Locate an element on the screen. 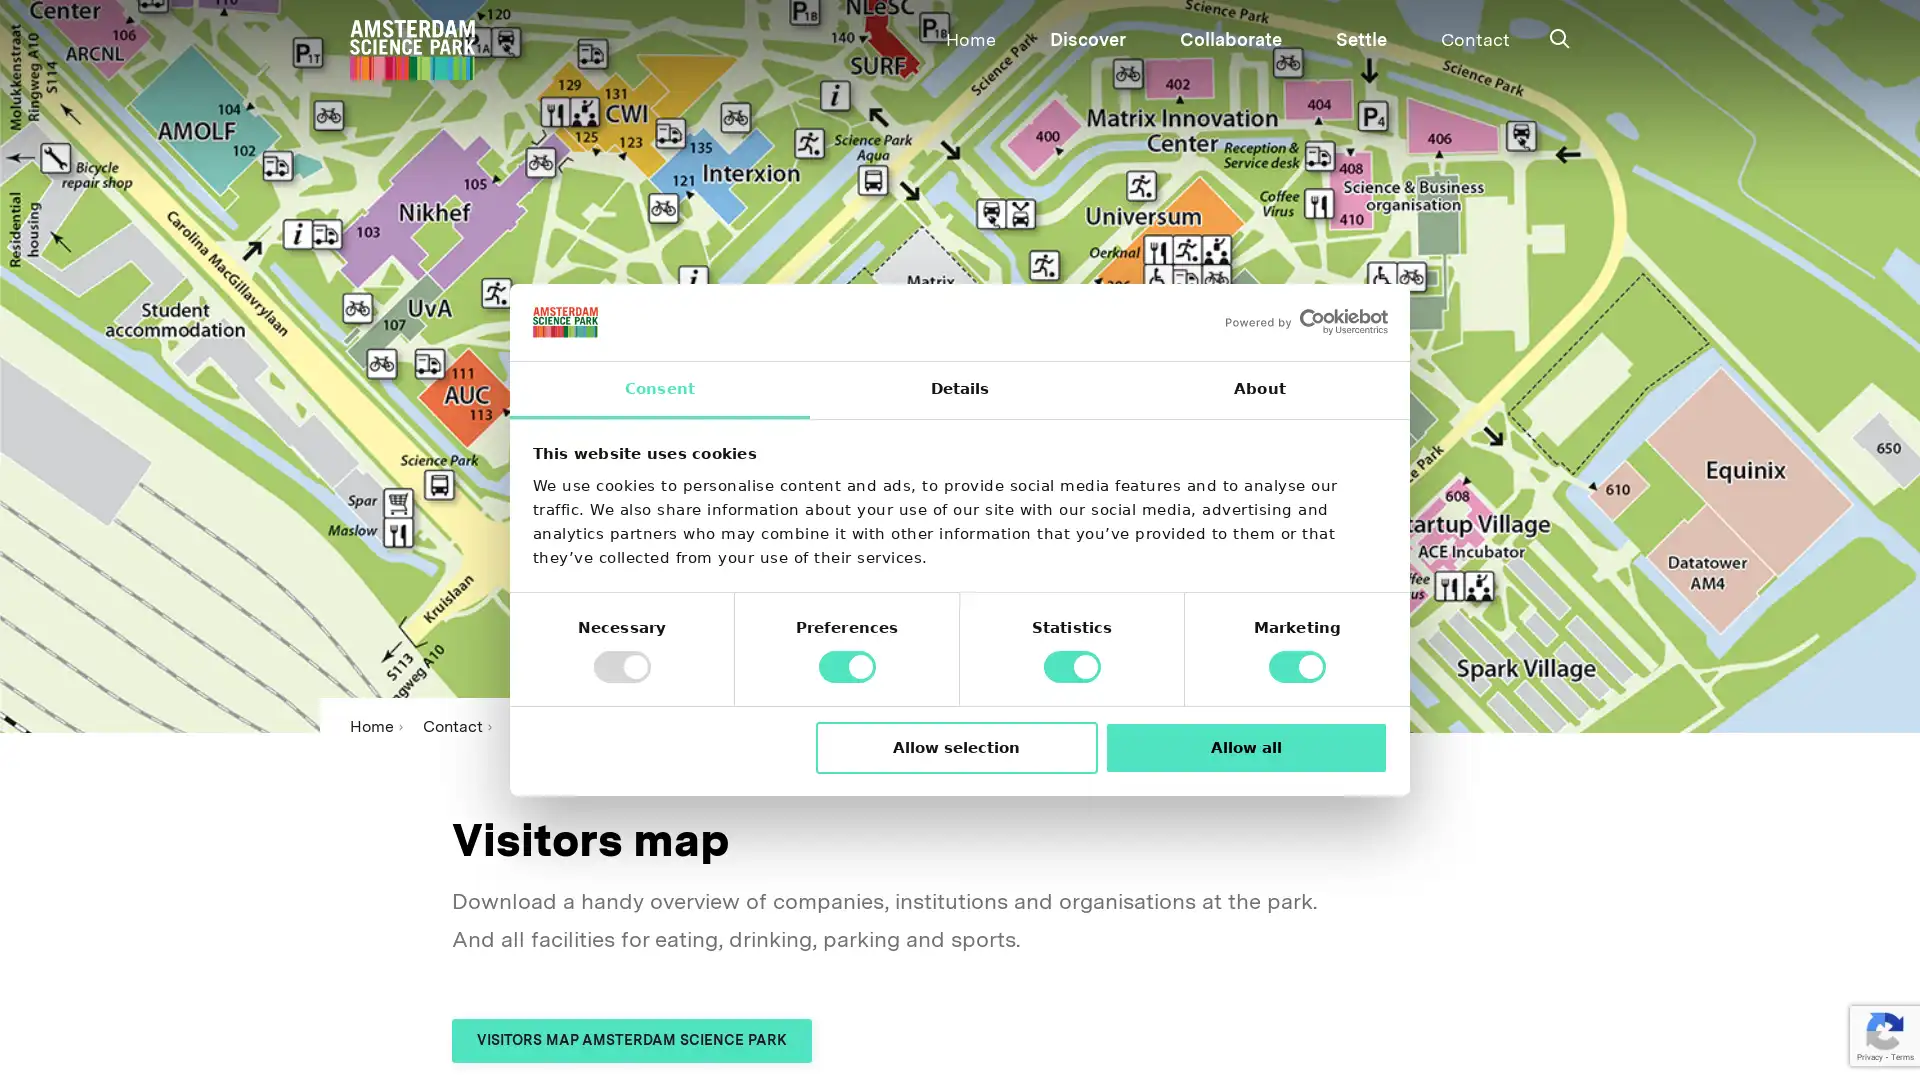 The height and width of the screenshot is (1080, 1920). Allow selection is located at coordinates (954, 747).